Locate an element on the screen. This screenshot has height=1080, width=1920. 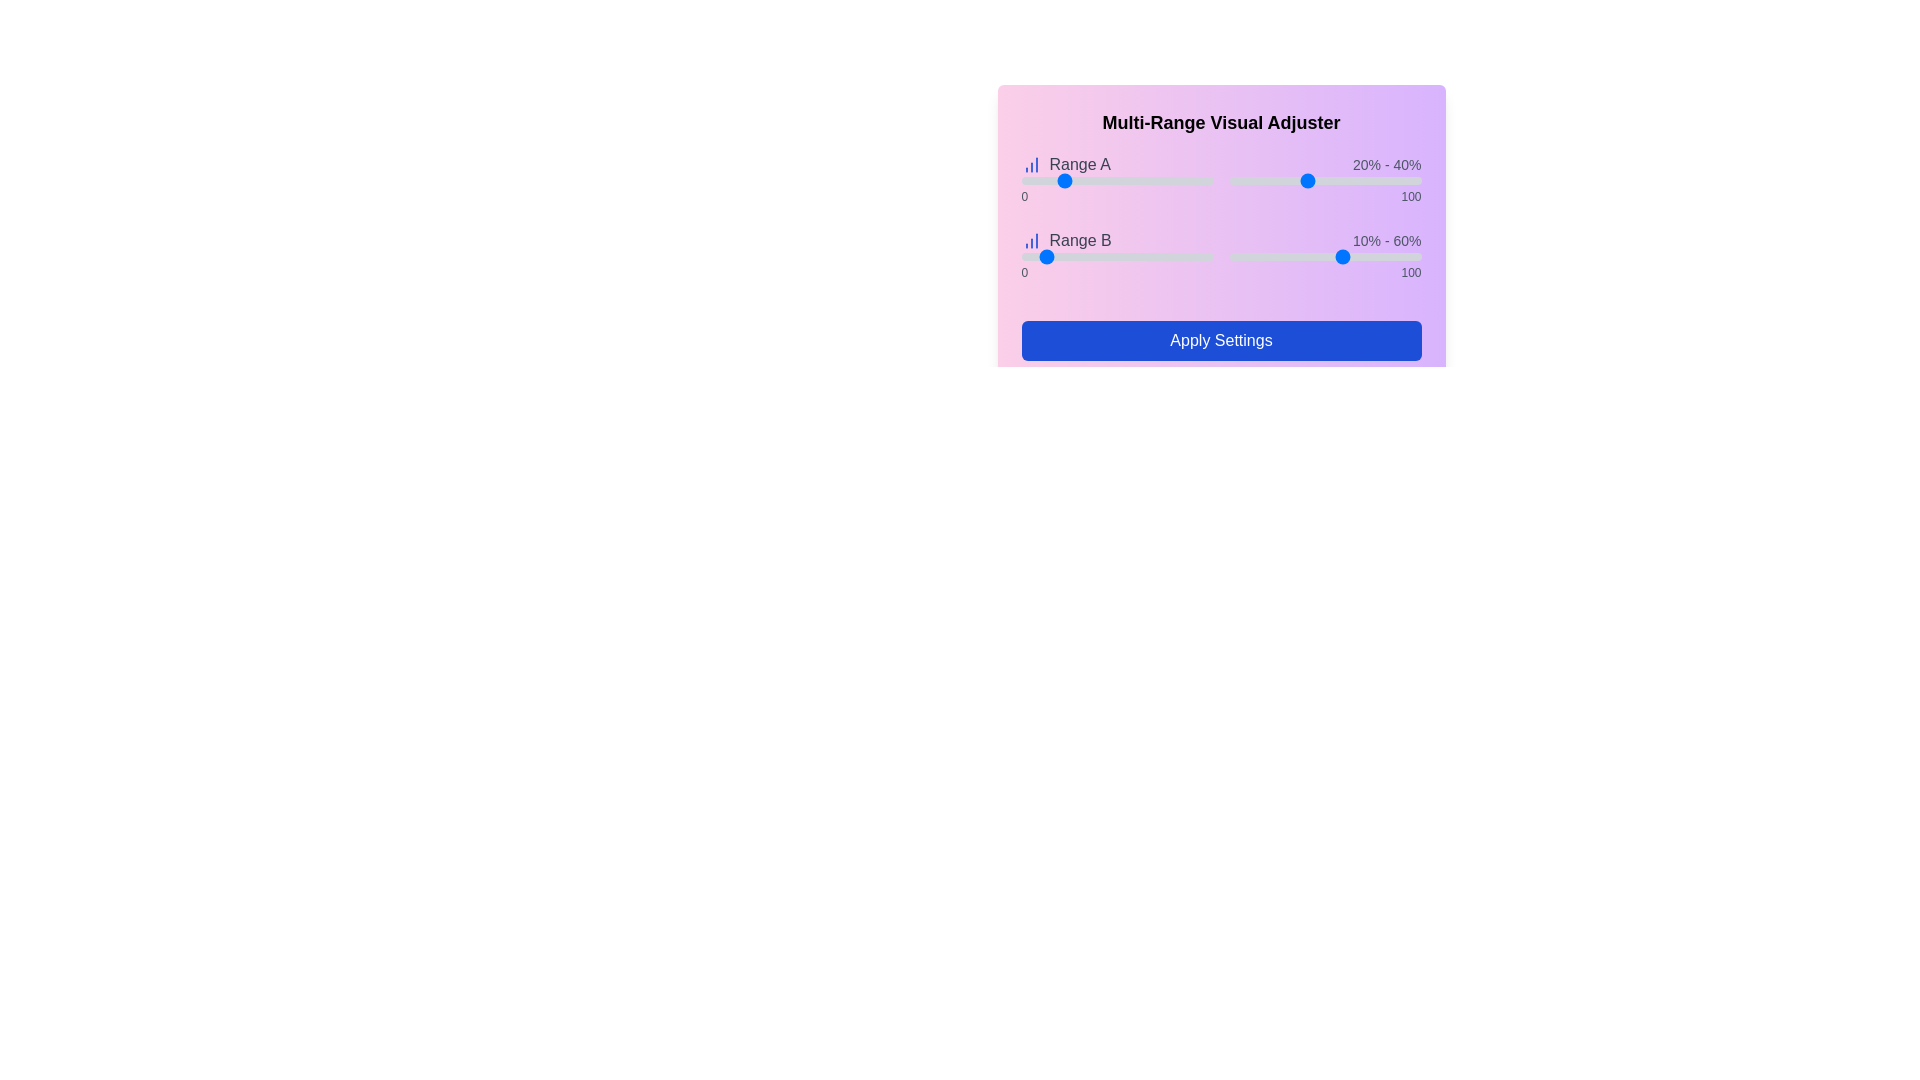
the slider is located at coordinates (1393, 181).